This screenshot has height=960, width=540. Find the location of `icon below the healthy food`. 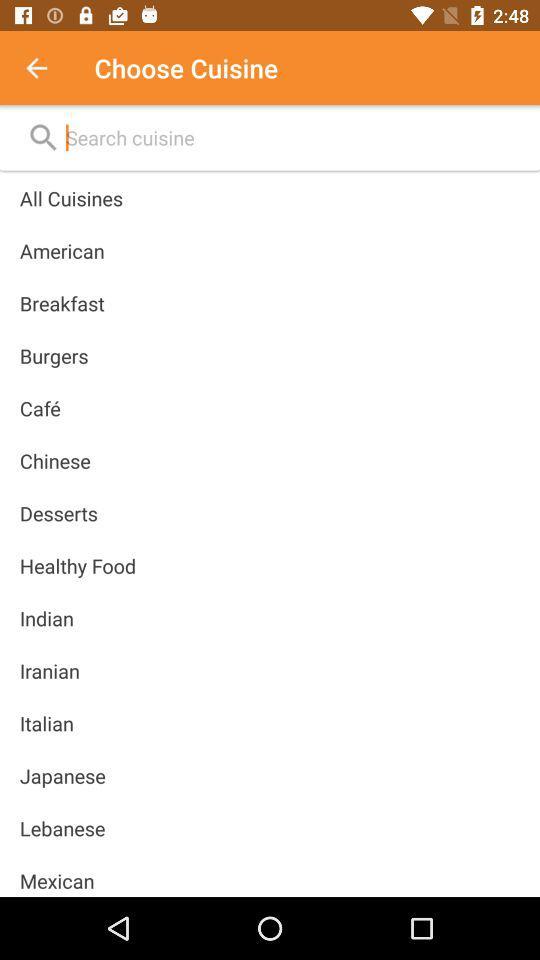

icon below the healthy food is located at coordinates (46, 617).